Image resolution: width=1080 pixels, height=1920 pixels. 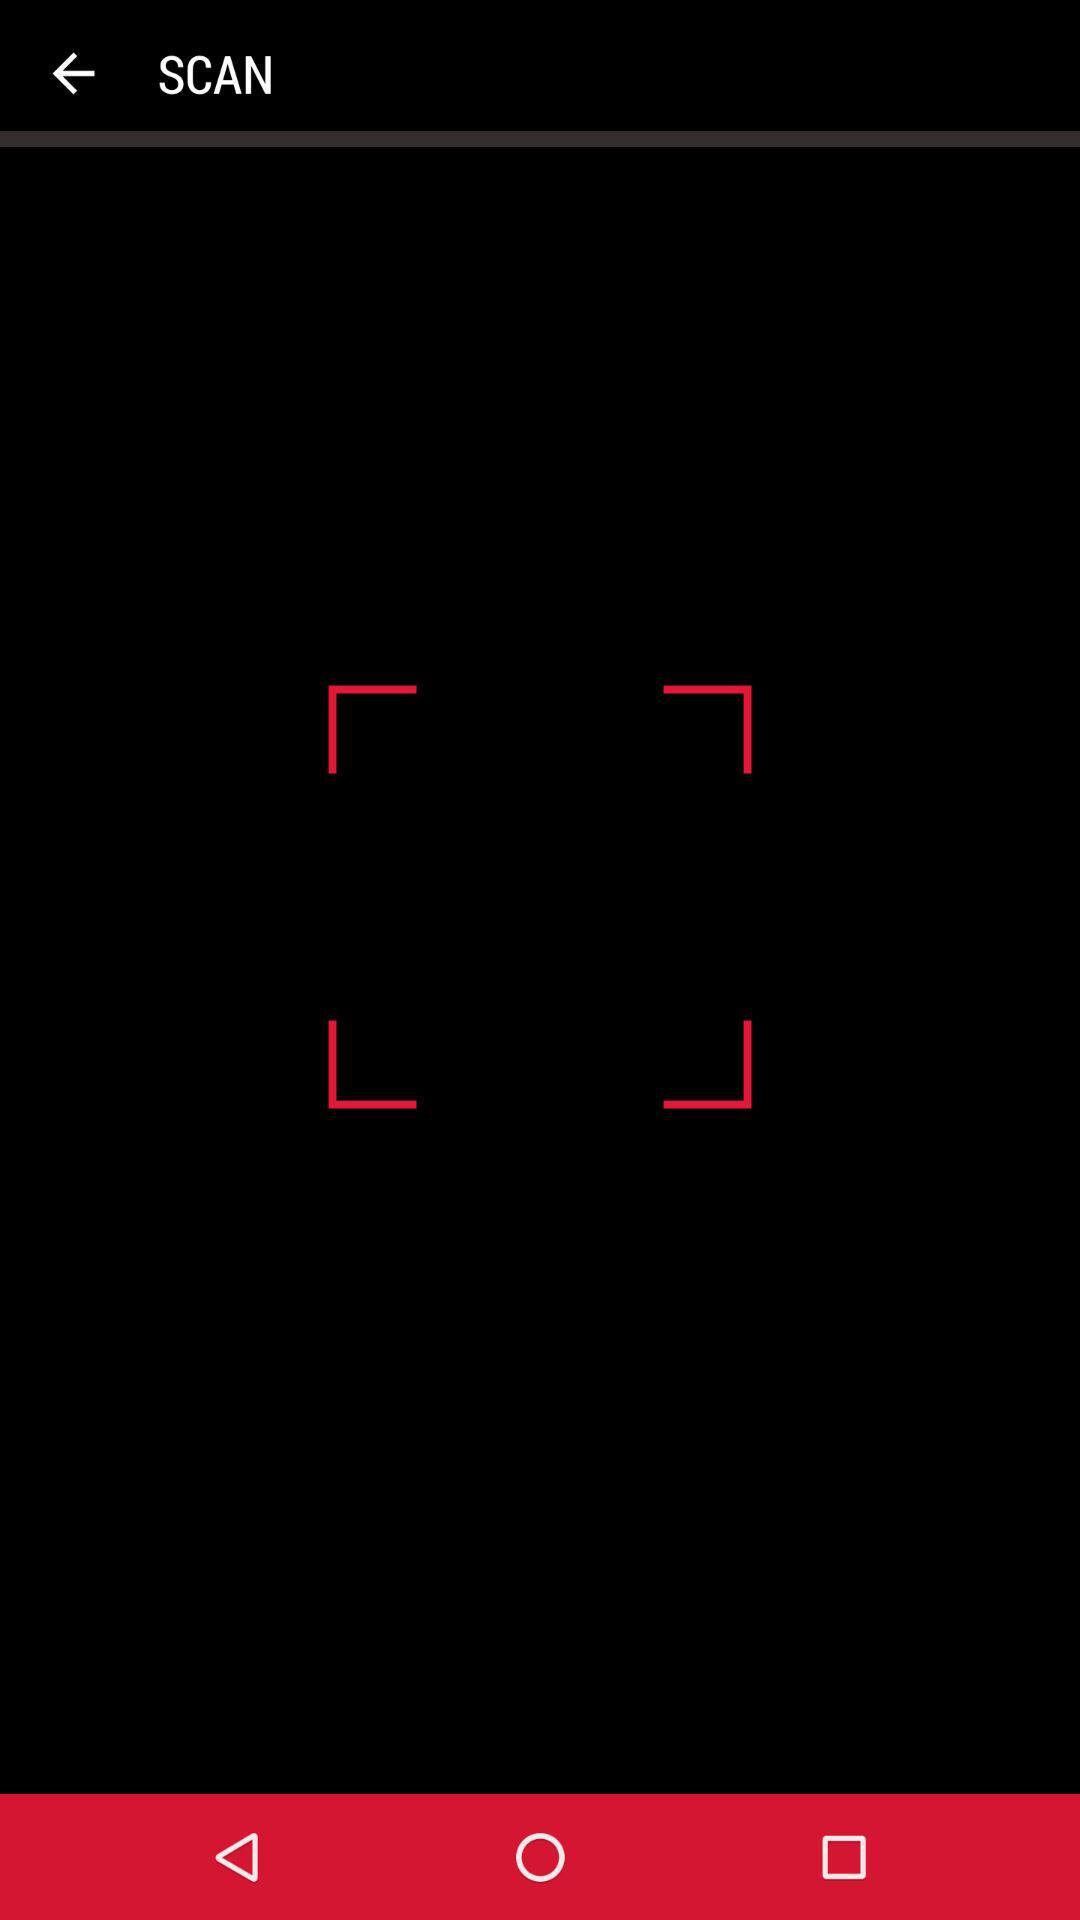 What do you see at coordinates (72, 73) in the screenshot?
I see `the item next to scan app` at bounding box center [72, 73].